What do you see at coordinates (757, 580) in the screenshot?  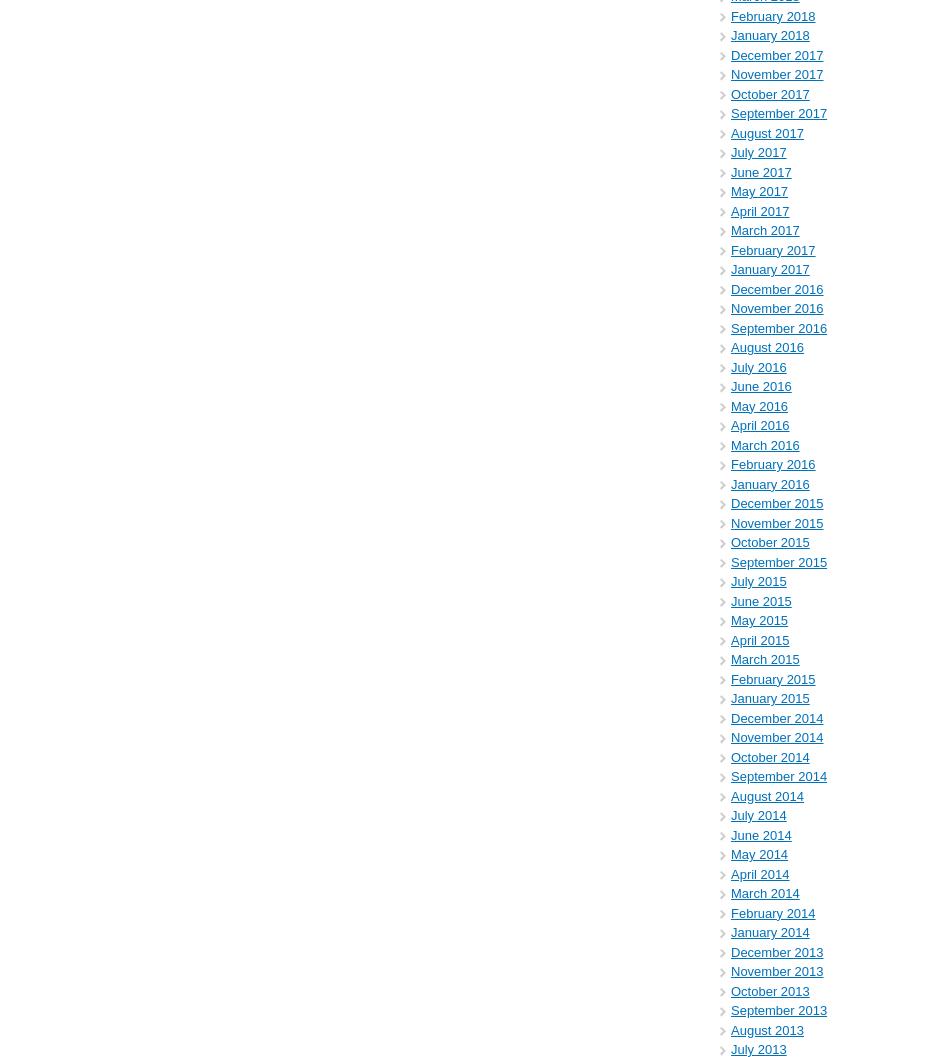 I see `'July 2015'` at bounding box center [757, 580].